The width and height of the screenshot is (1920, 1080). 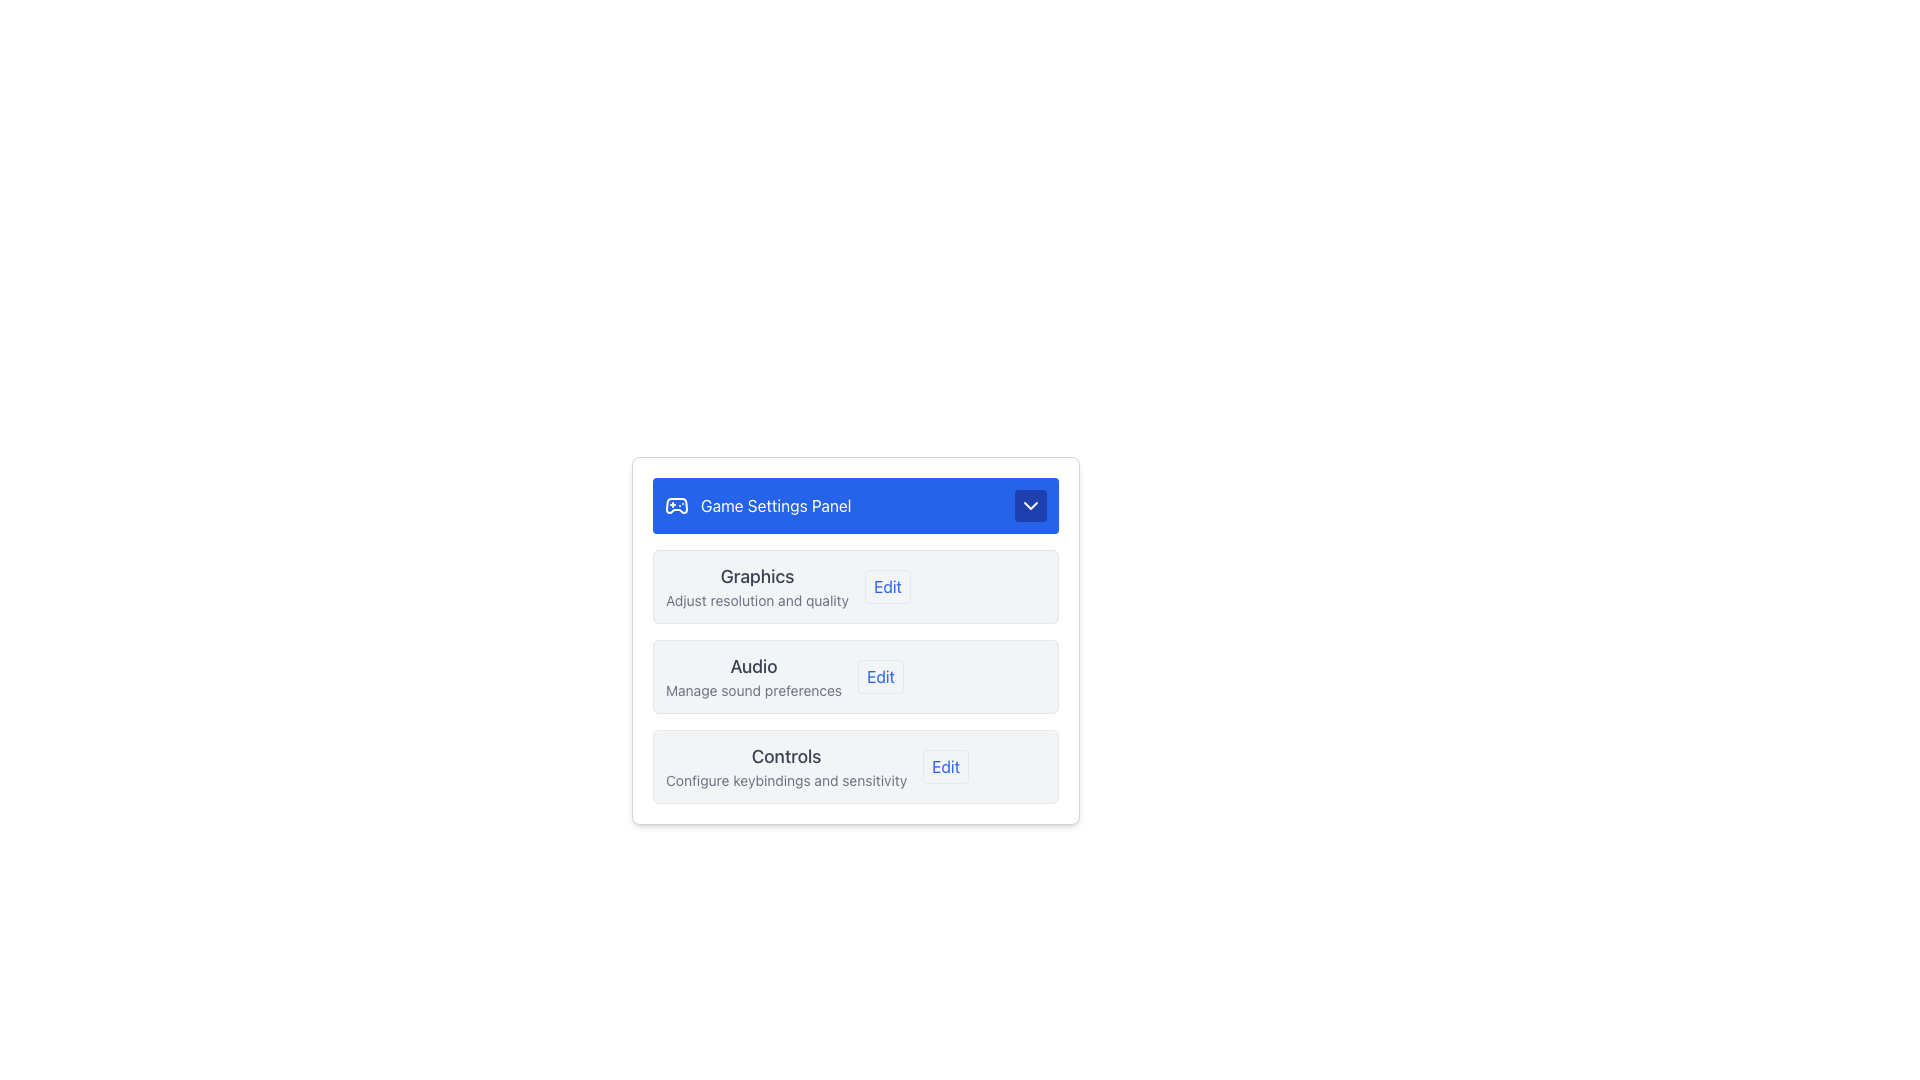 I want to click on the 'Audio' settings text label, which helps identify the section's content within the settings panel, so click(x=752, y=667).